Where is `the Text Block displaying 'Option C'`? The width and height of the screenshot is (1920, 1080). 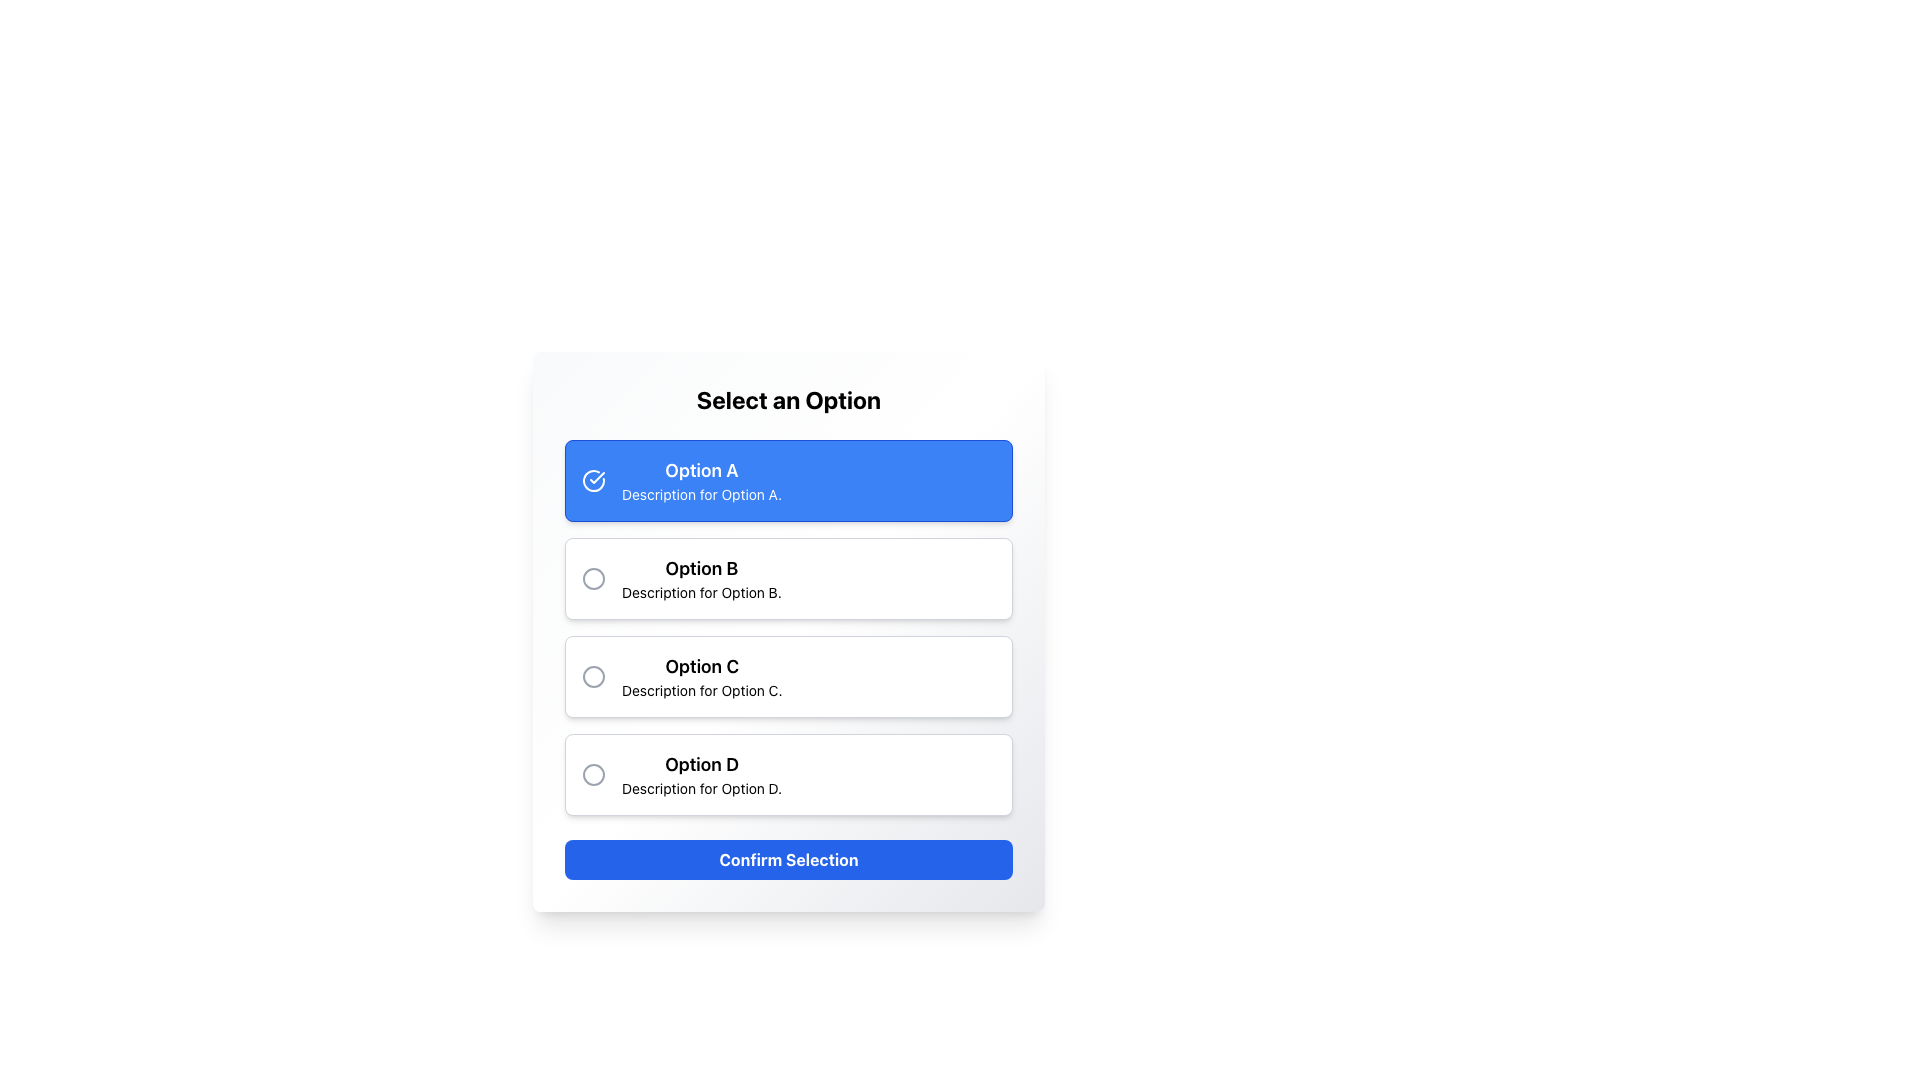 the Text Block displaying 'Option C' is located at coordinates (702, 676).